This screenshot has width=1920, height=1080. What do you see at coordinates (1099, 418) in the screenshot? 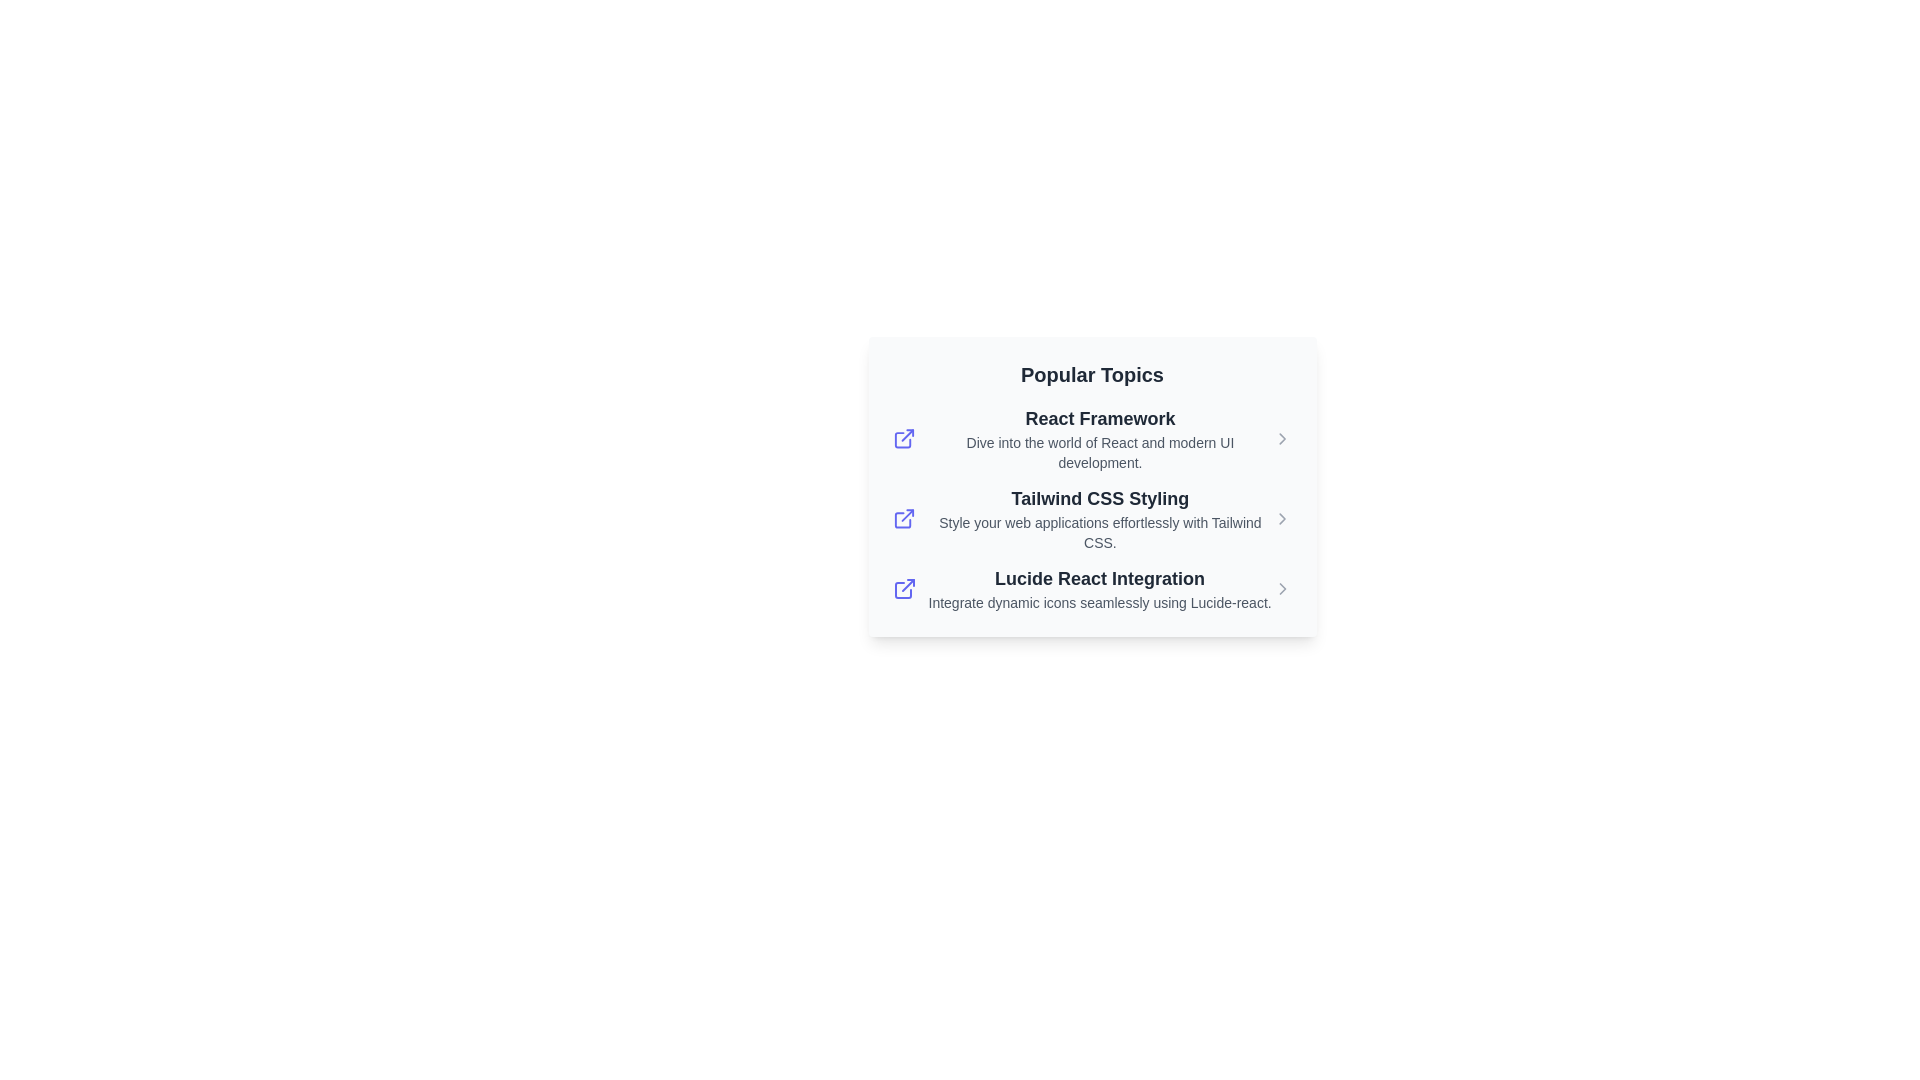
I see `the navigational link related to 'React Framework' which is the first bold text item above the descriptive text about React` at bounding box center [1099, 418].